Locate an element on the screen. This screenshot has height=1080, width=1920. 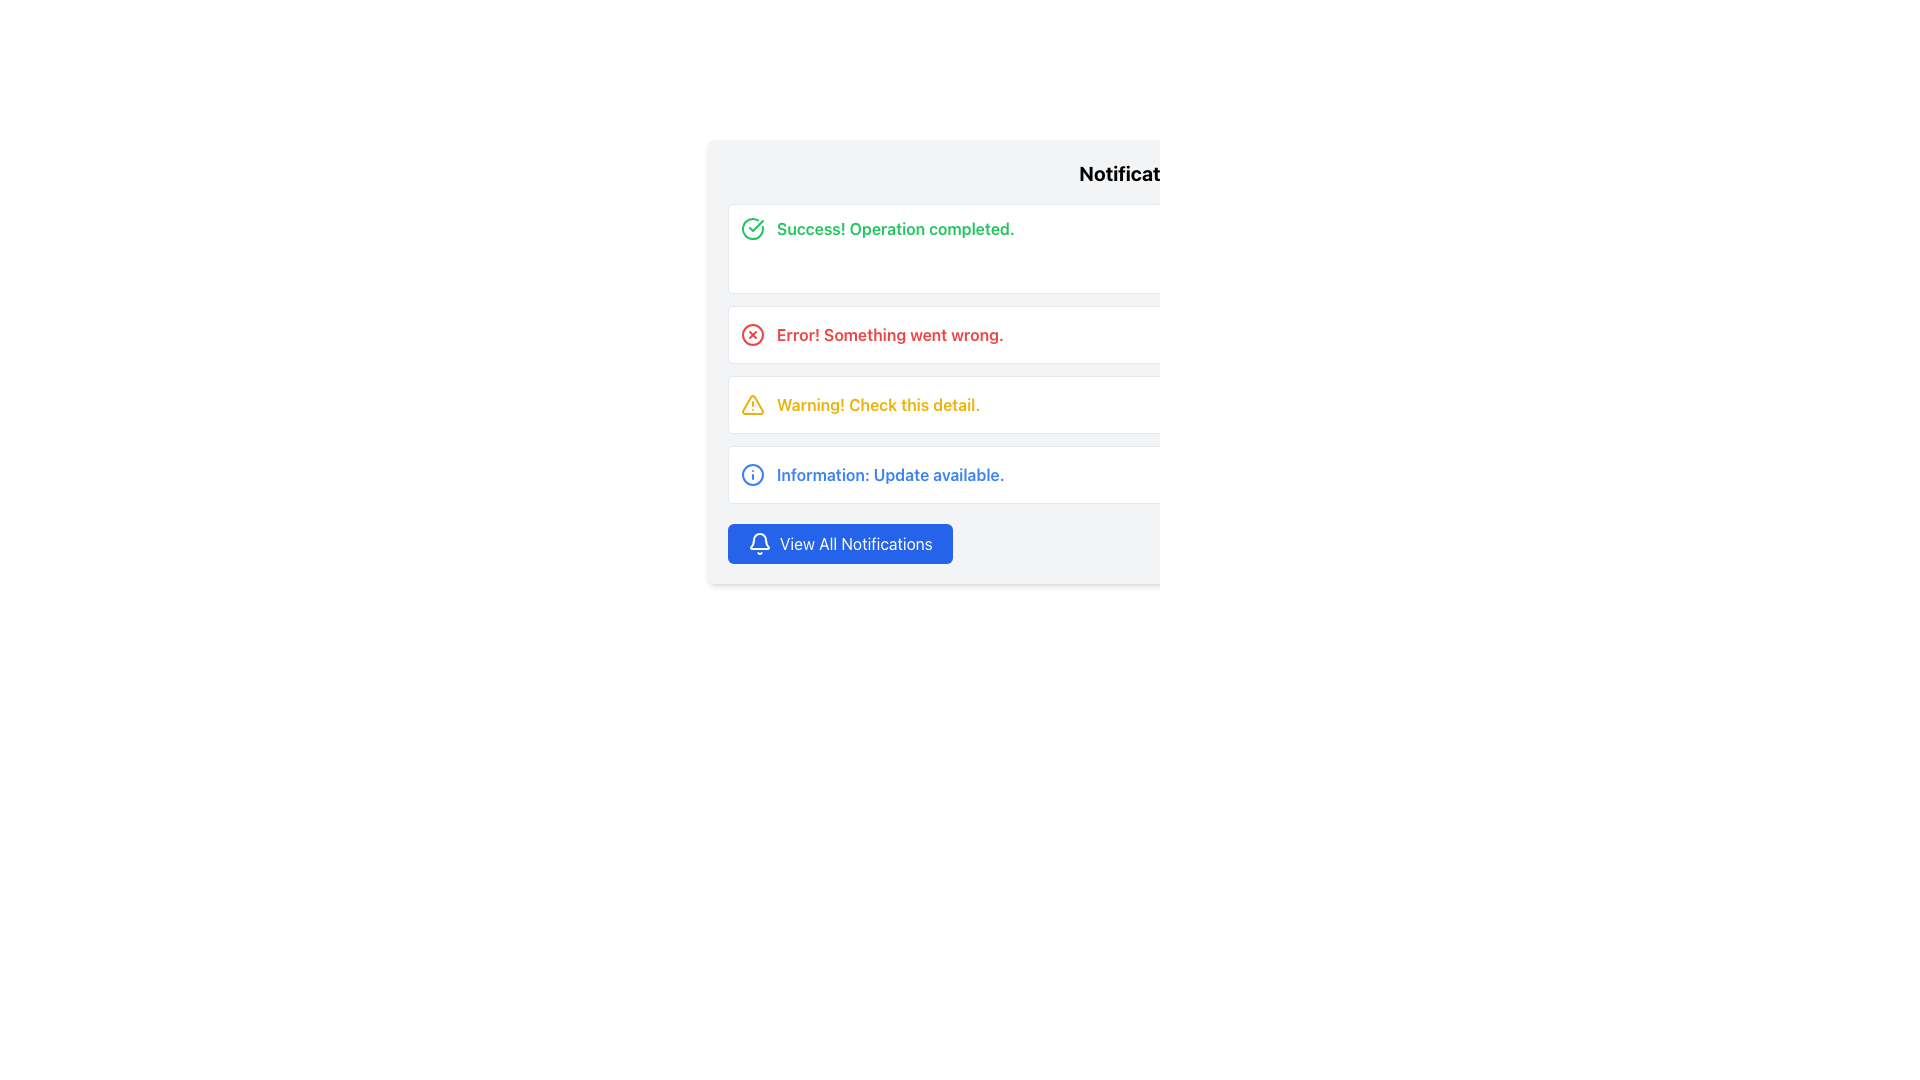
the warning icon in the third notification row, which emphasizes a warning notification with the text 'Warning! Check this detail.' is located at coordinates (752, 405).